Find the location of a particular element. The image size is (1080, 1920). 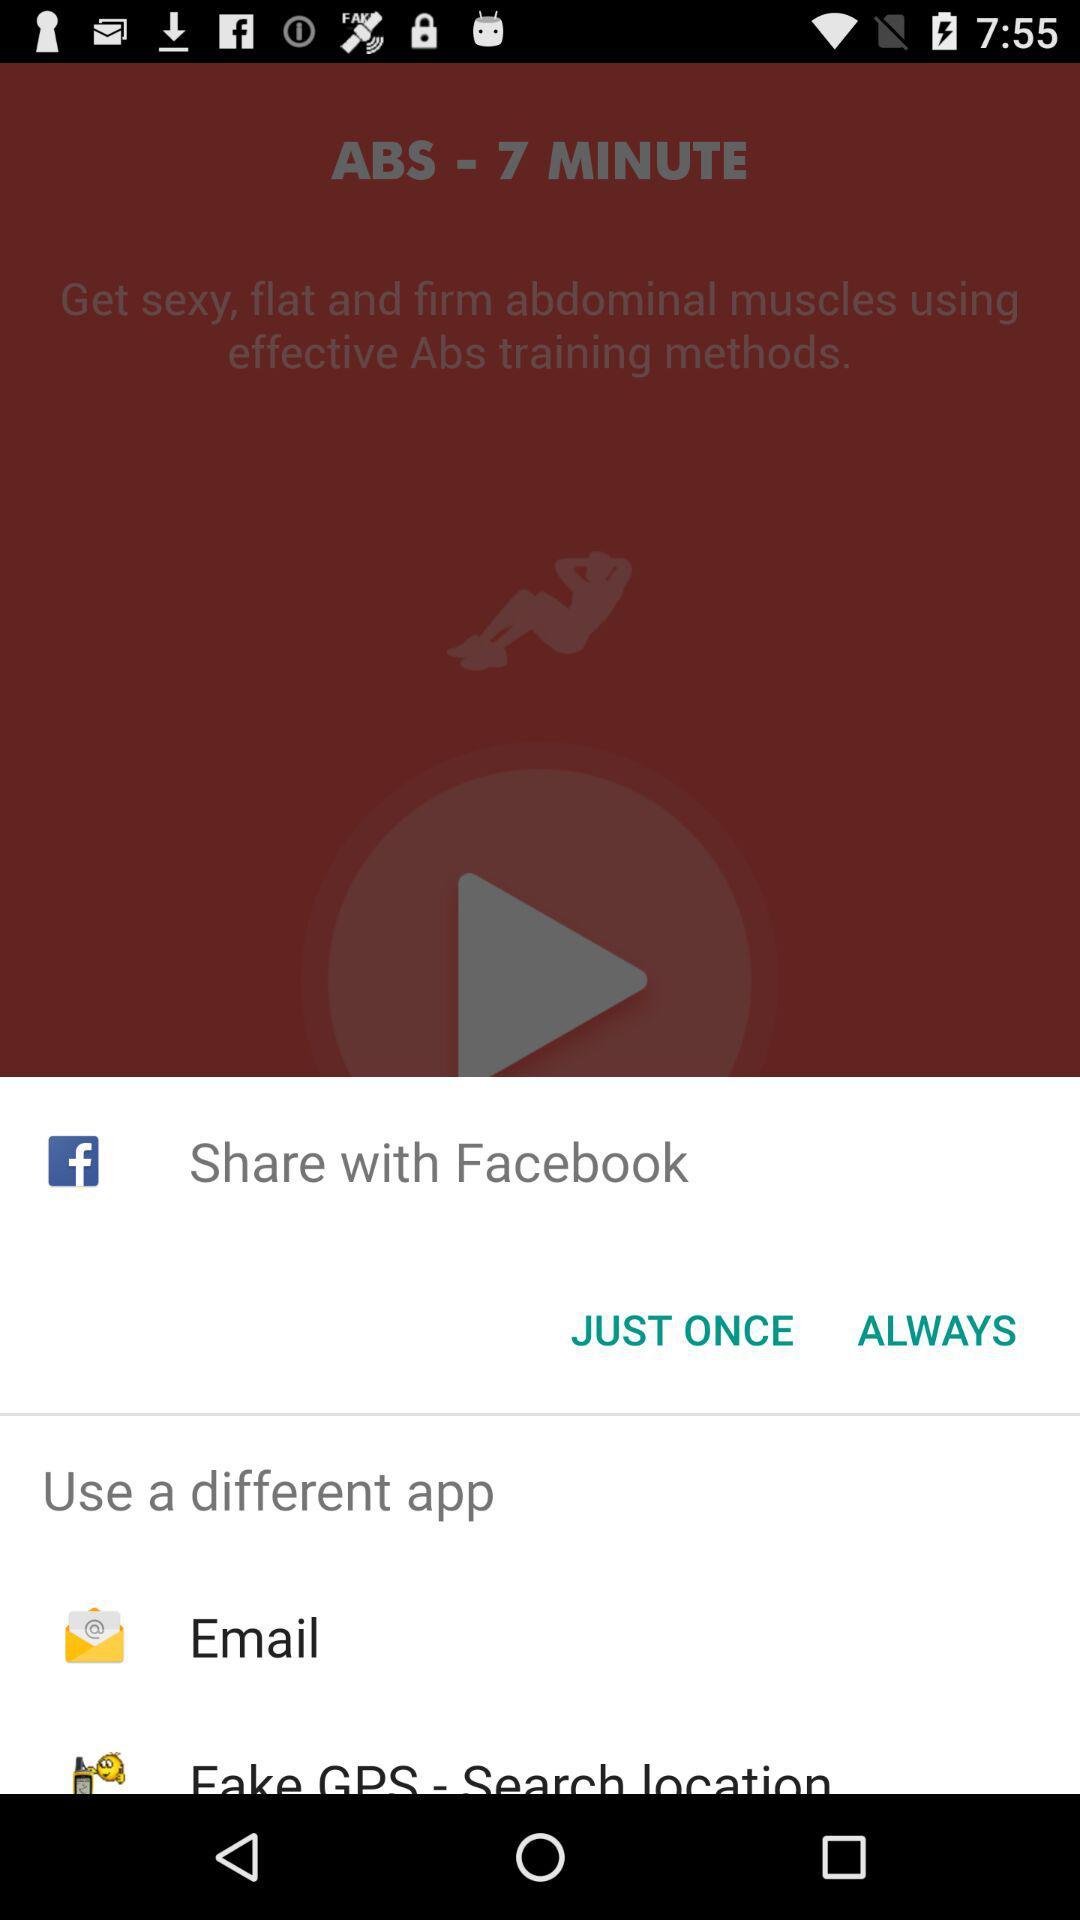

use a different item is located at coordinates (540, 1489).